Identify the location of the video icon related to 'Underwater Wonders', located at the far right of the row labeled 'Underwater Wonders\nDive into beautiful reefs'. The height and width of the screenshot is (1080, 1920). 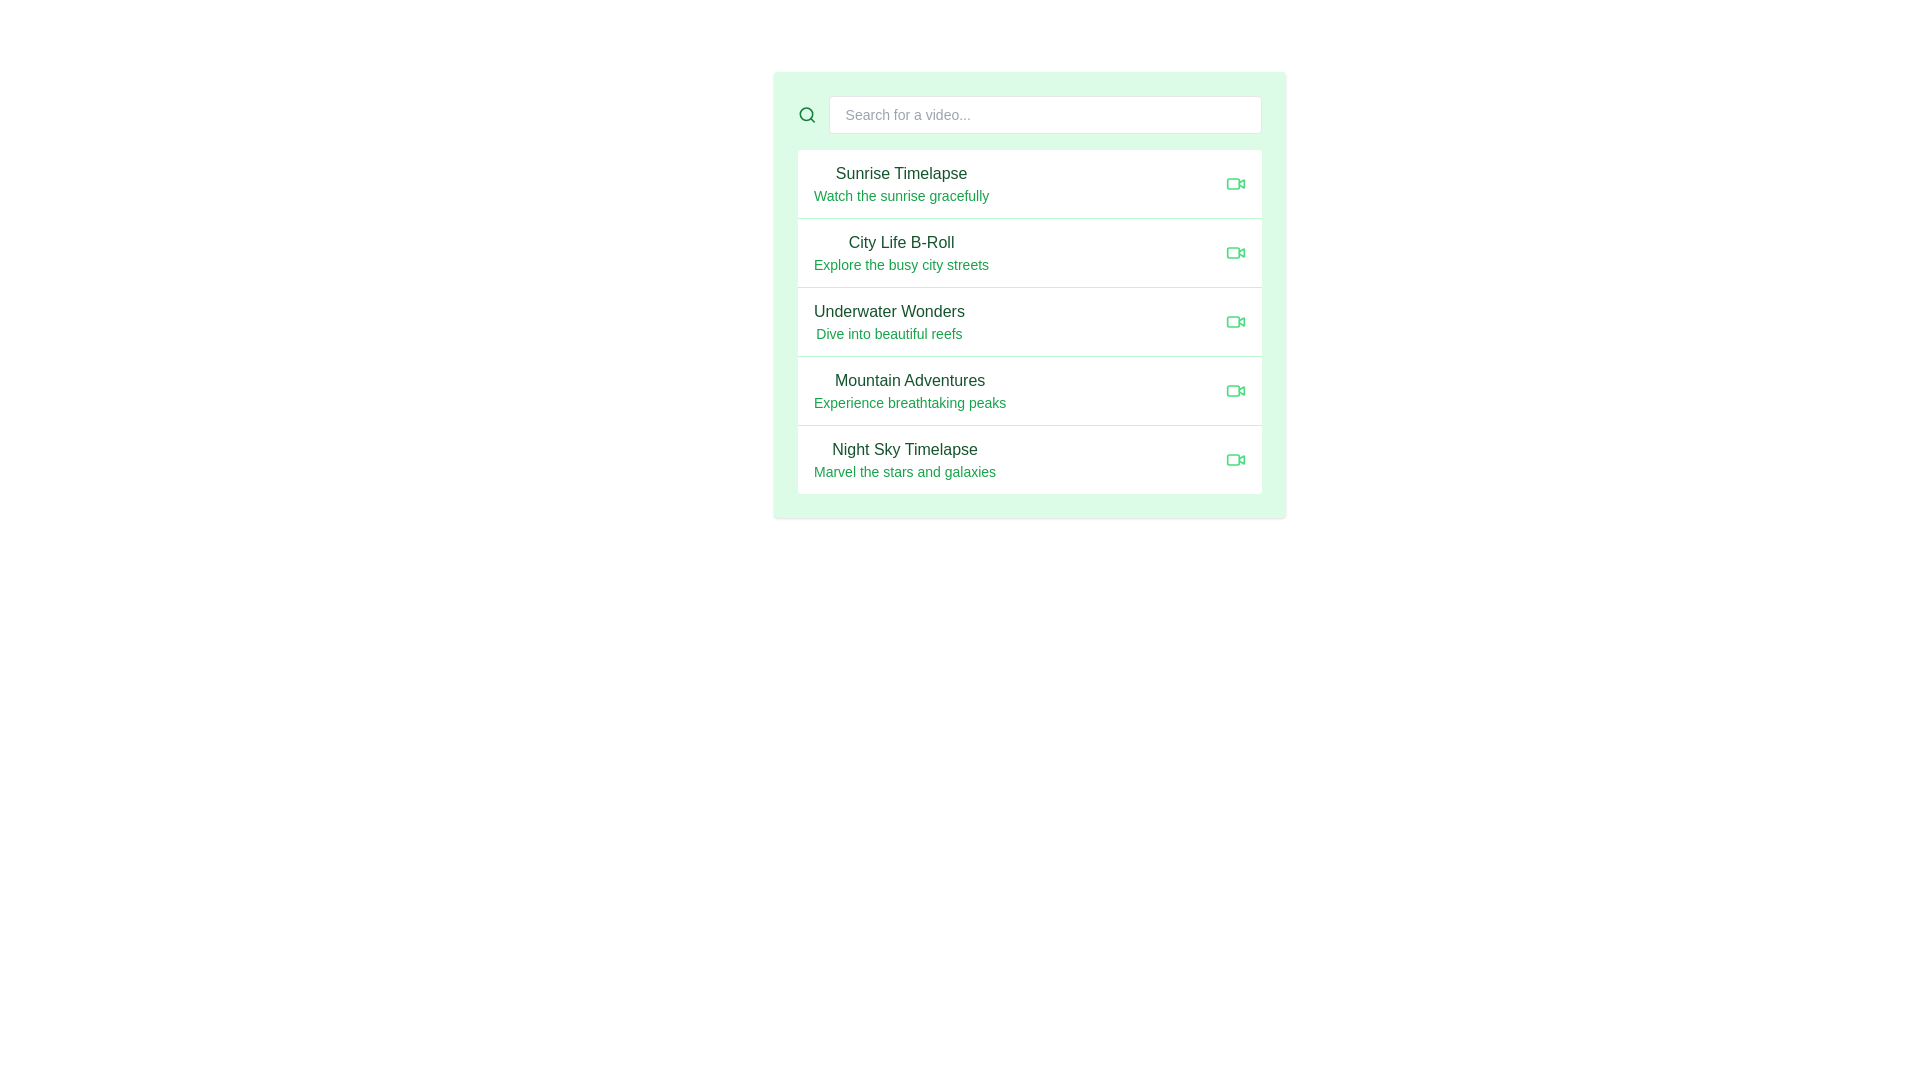
(1235, 320).